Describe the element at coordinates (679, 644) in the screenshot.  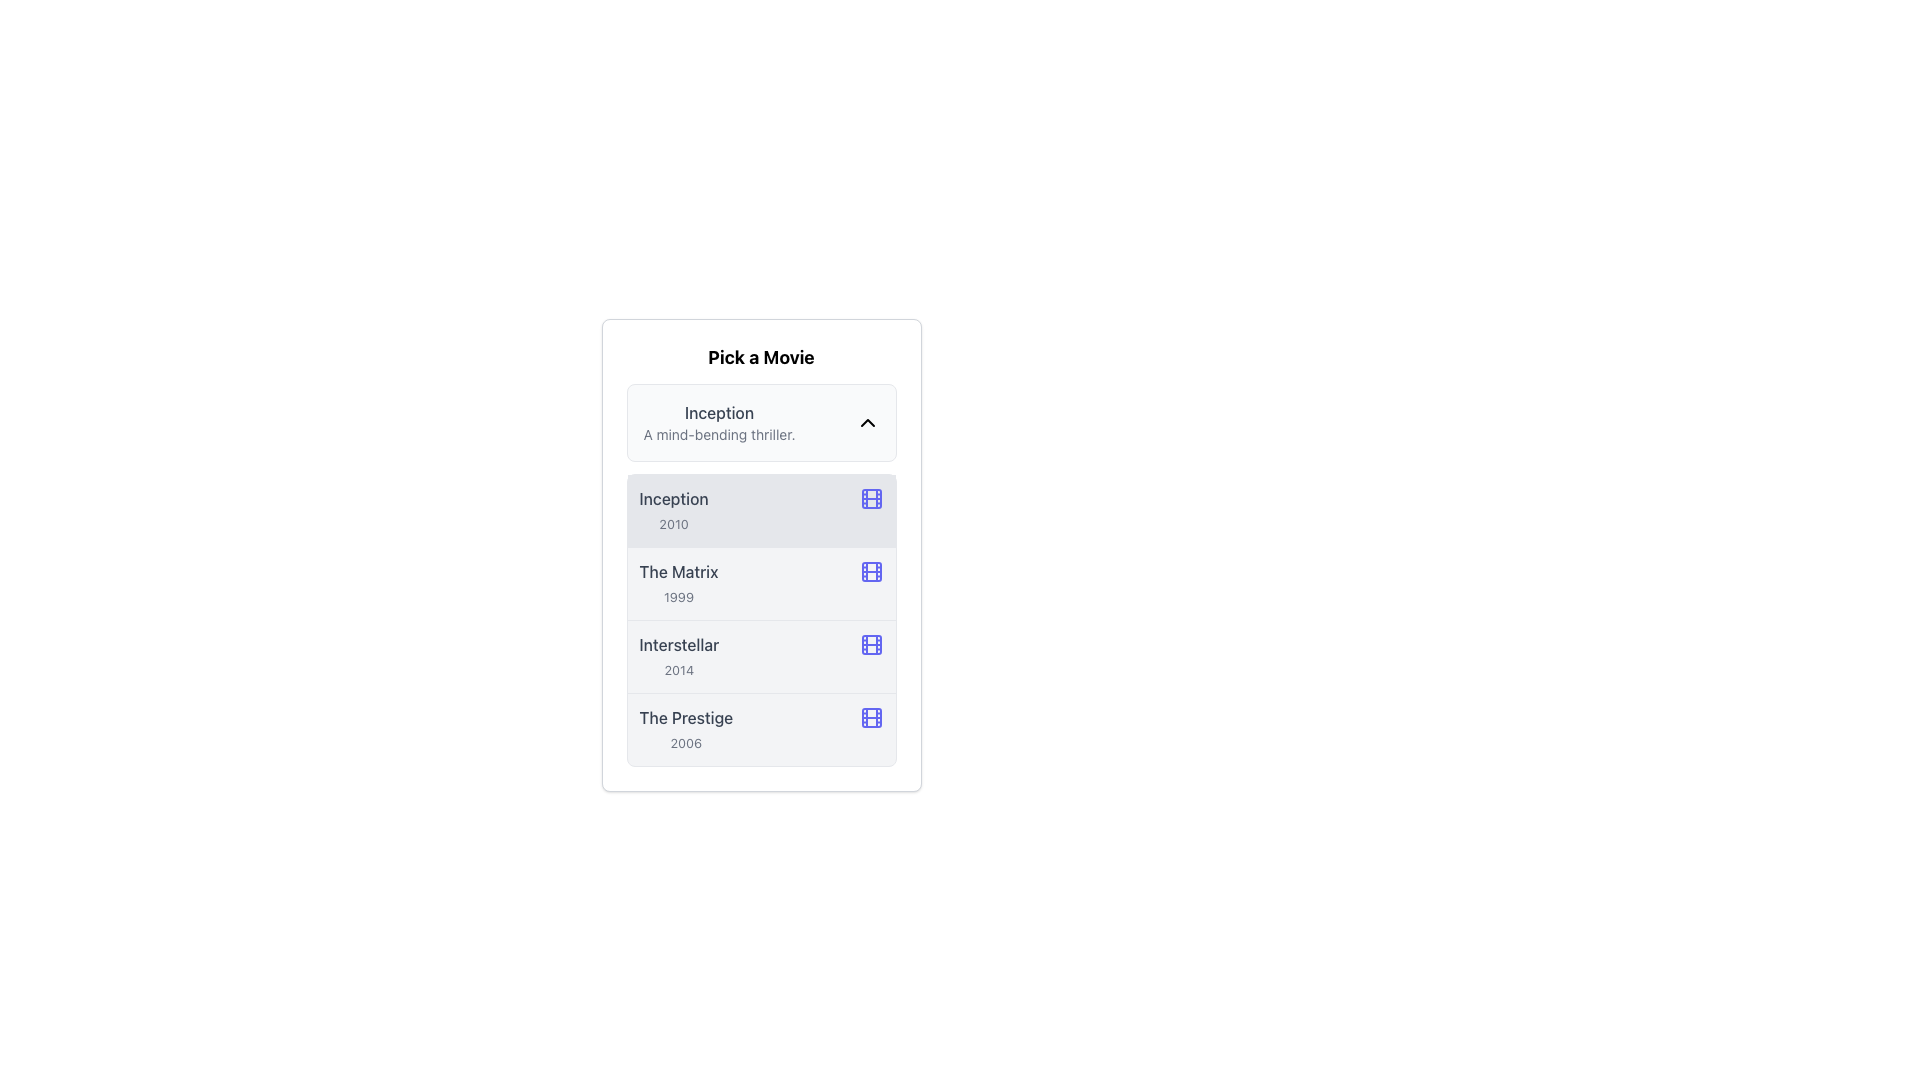
I see `text label representing the movie title located in the third item of the vertically stacked list, which is positioned underneath 'The Matrix' and above 'The Prestige'` at that location.